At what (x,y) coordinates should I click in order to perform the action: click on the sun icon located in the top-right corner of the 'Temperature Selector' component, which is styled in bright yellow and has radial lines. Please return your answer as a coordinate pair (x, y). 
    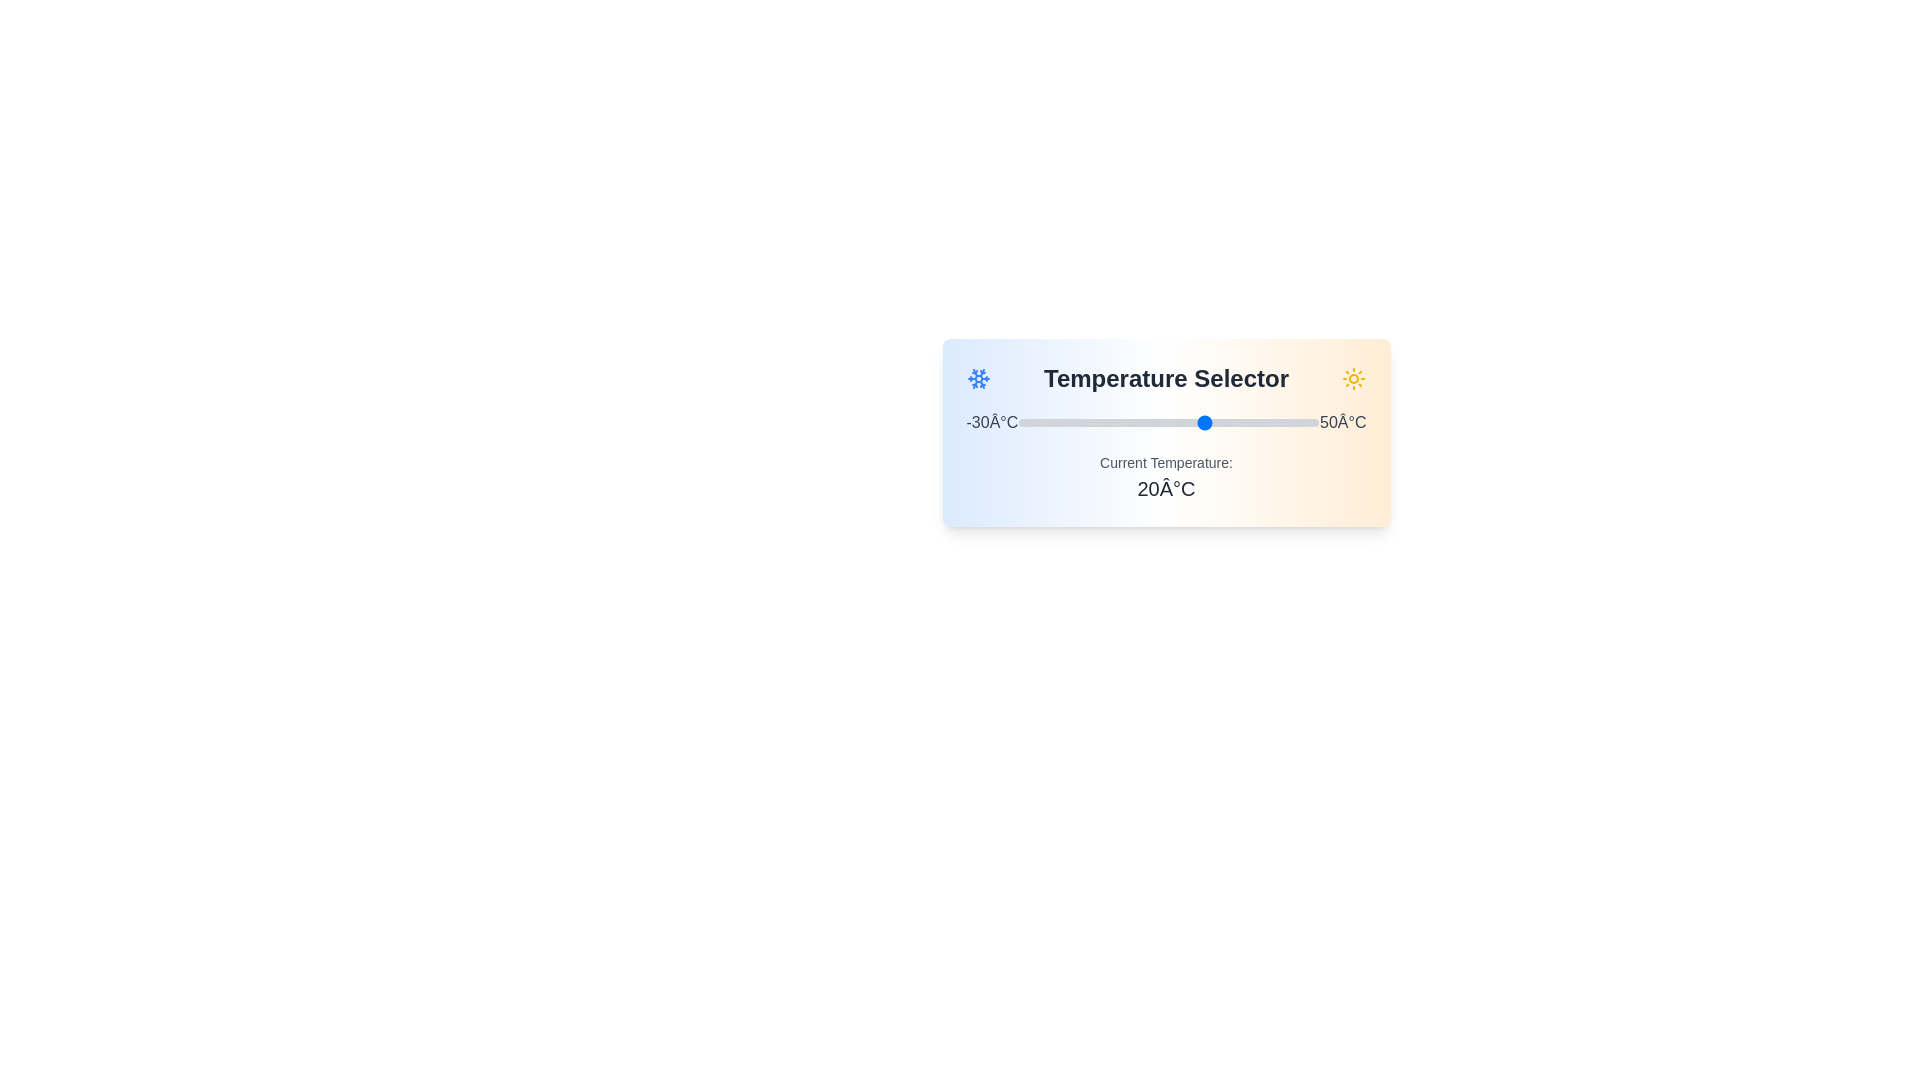
    Looking at the image, I should click on (1354, 378).